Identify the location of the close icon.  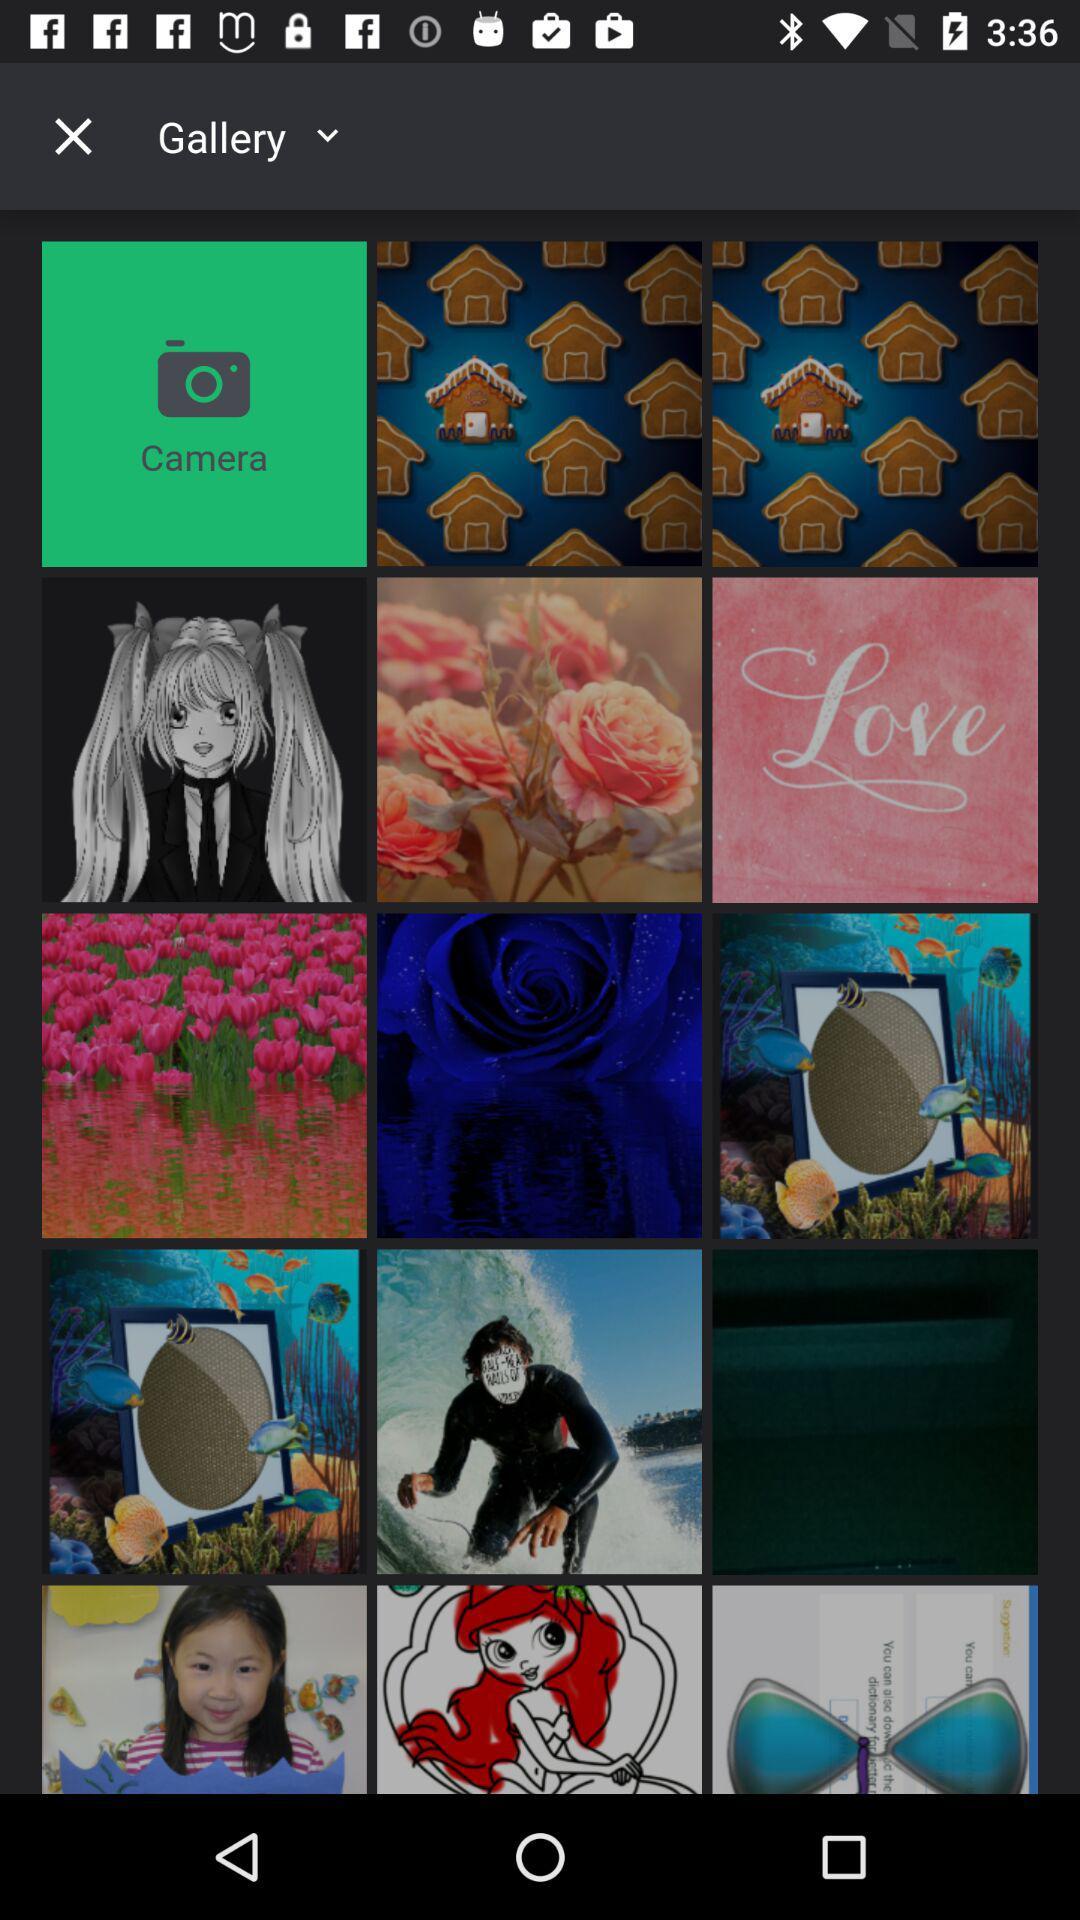
(72, 135).